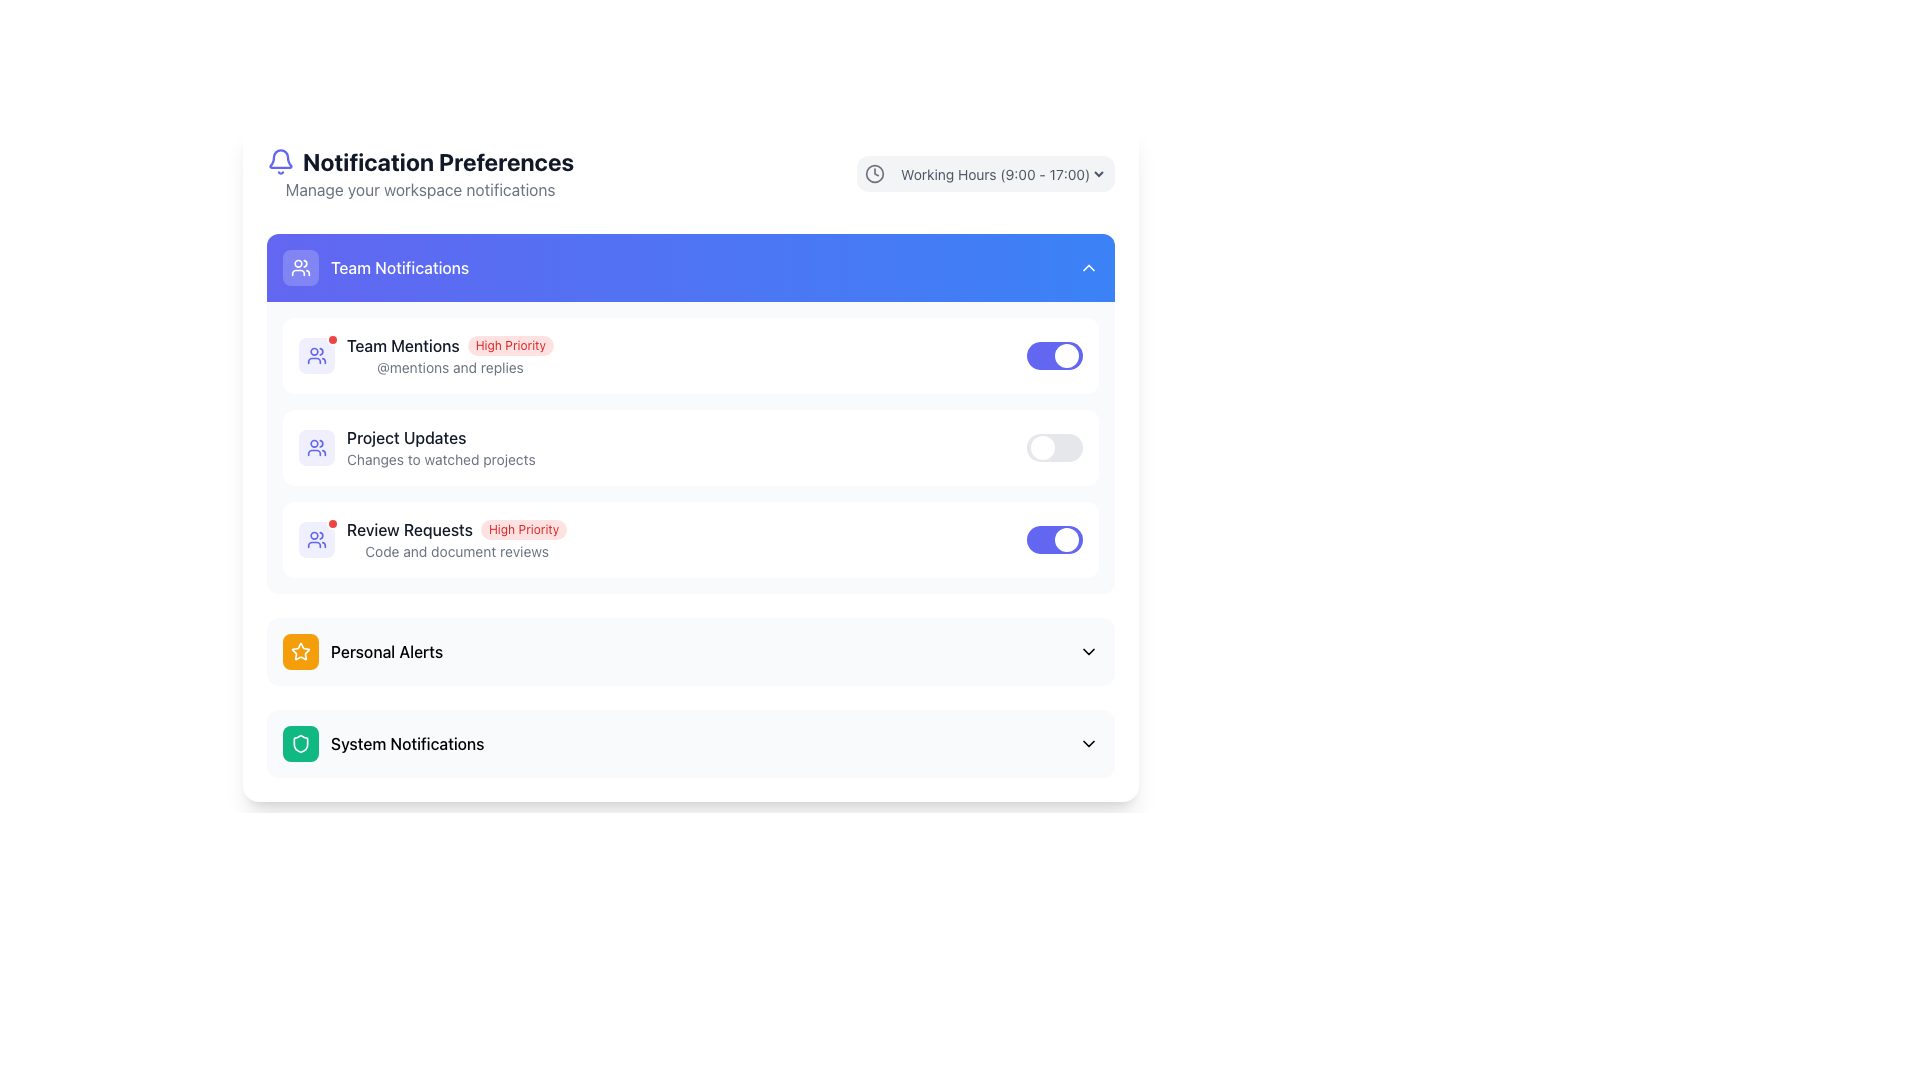 This screenshot has width=1920, height=1080. What do you see at coordinates (402, 345) in the screenshot?
I see `the 'Team Mentions' static text element, which is styled in medium font weight and dark color, located at the top of the notification settings list, preceding the 'High Priority' label` at bounding box center [402, 345].